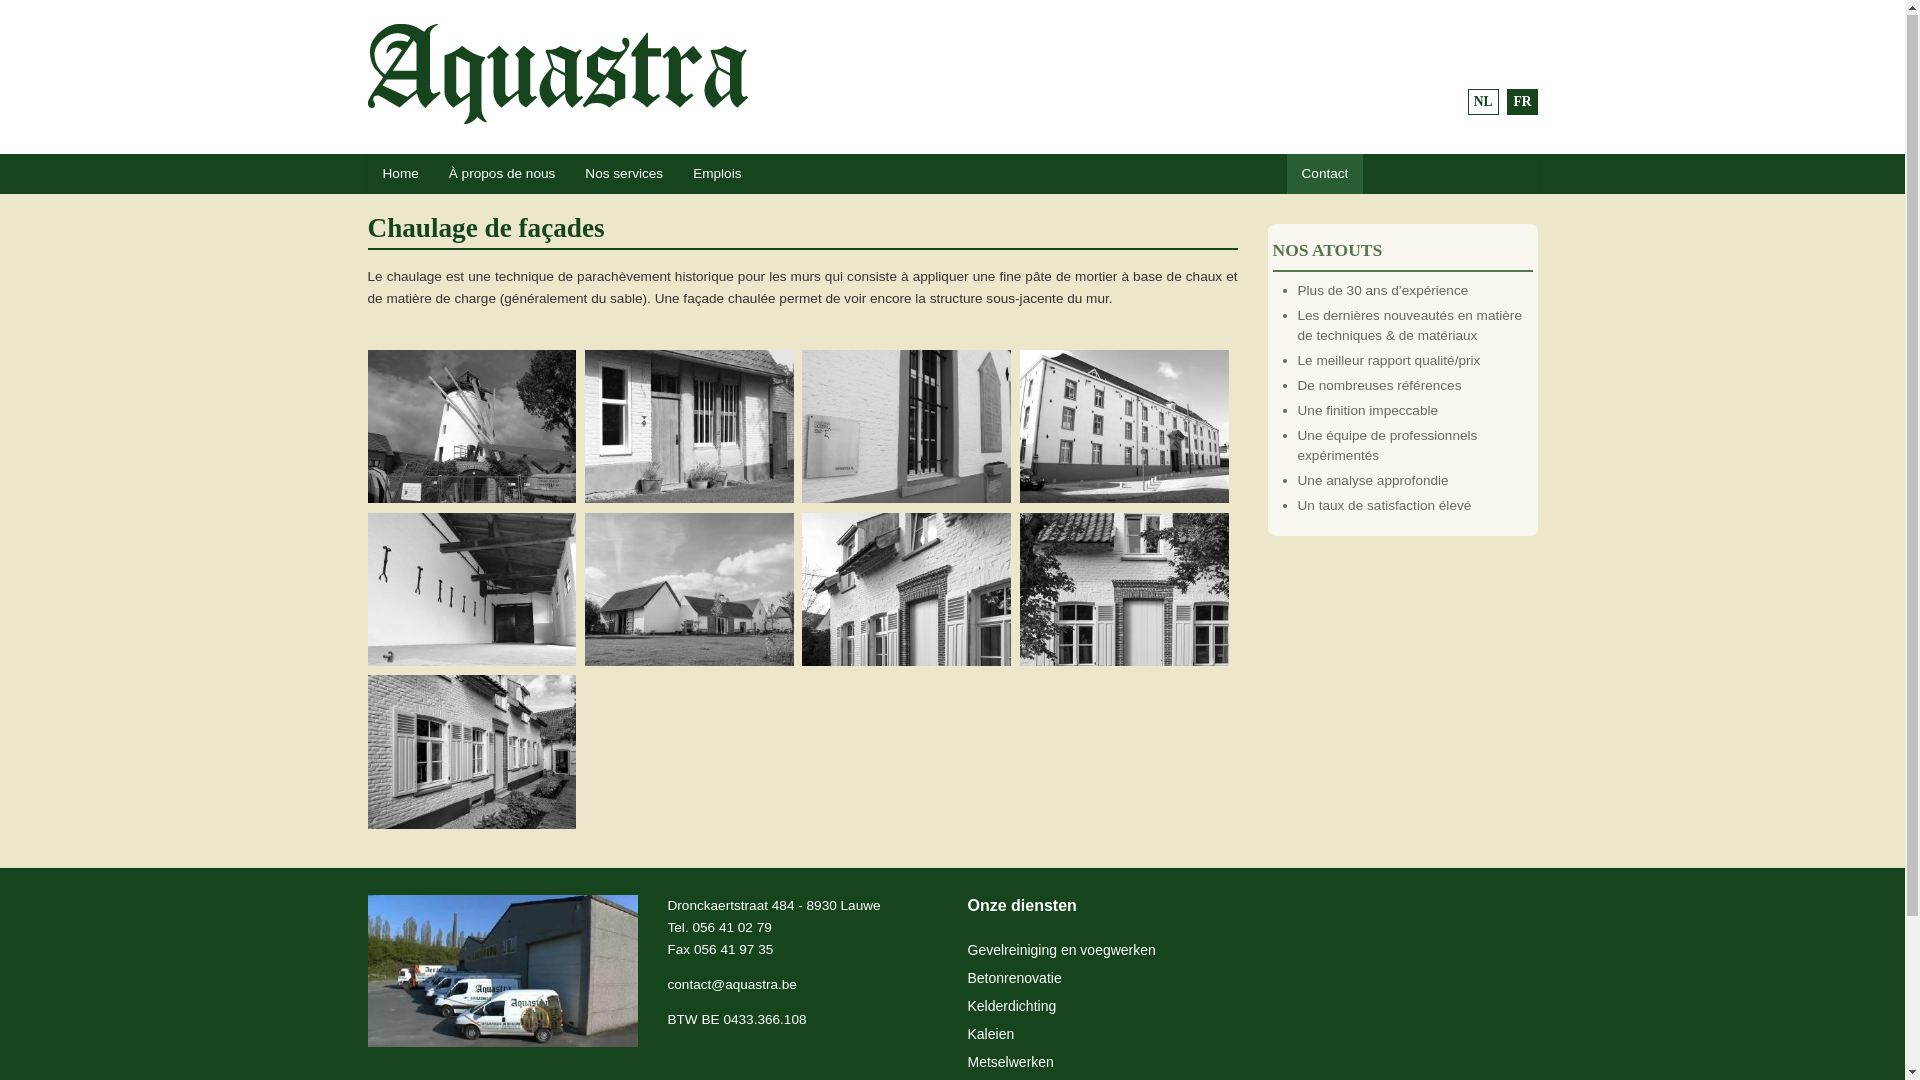 The image size is (1920, 1080). Describe the element at coordinates (1286, 173) in the screenshot. I see `'Contact'` at that location.